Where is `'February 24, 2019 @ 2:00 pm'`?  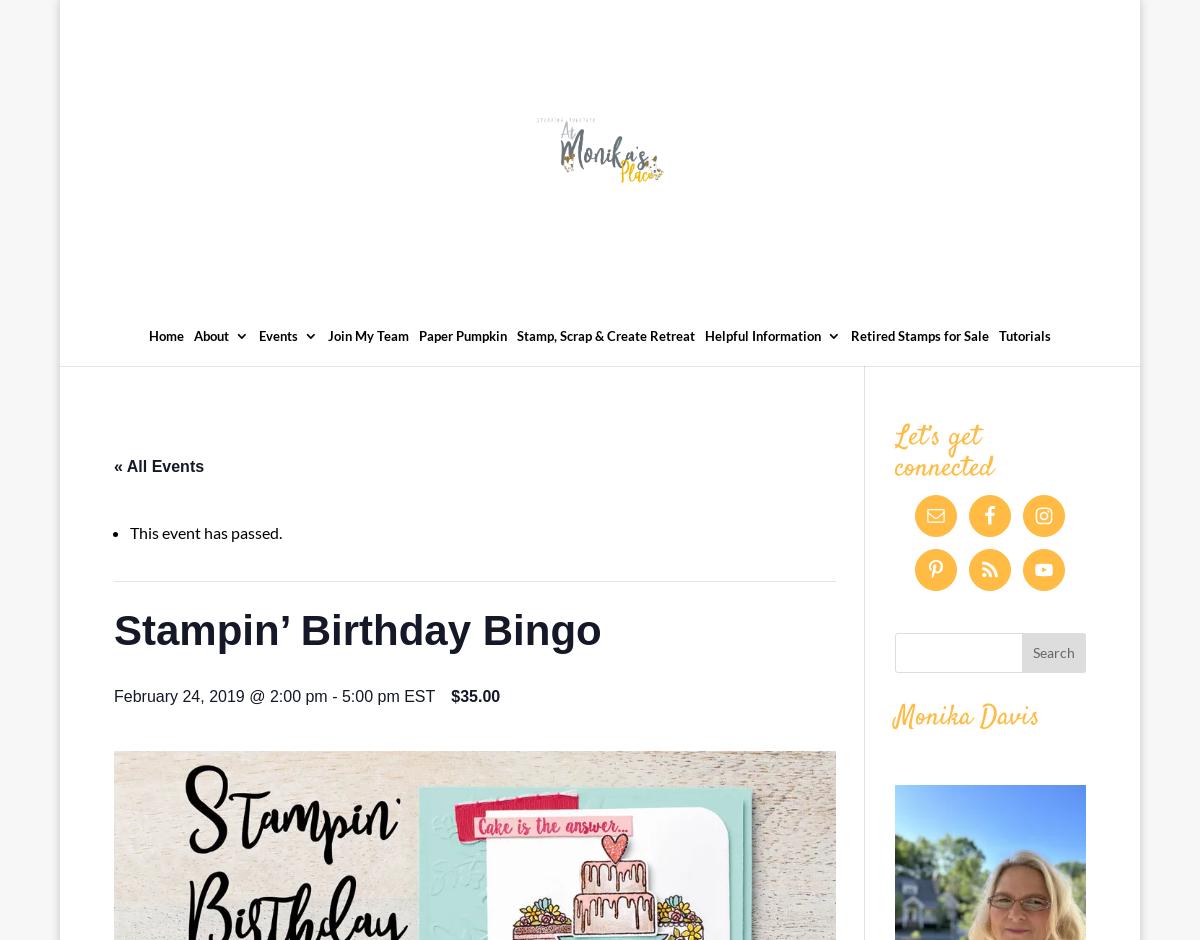 'February 24, 2019 @ 2:00 pm' is located at coordinates (219, 694).